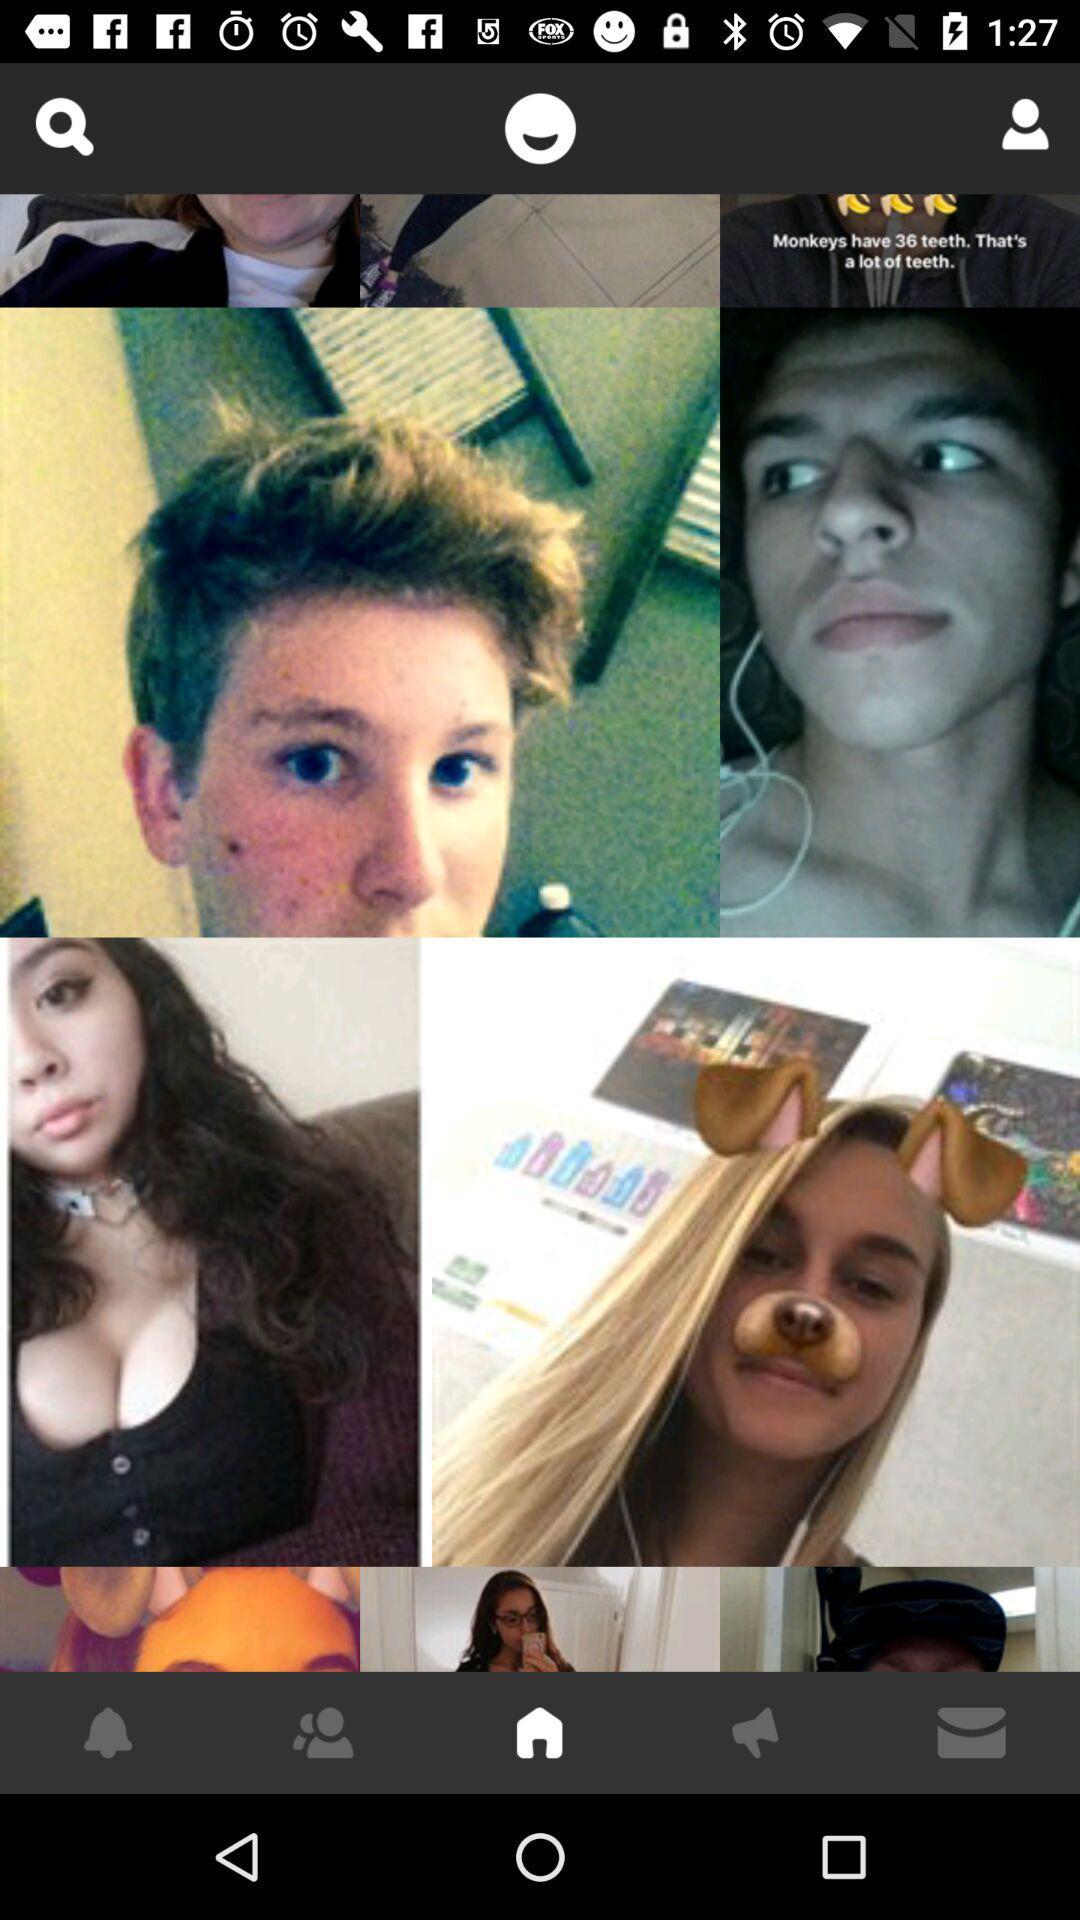  What do you see at coordinates (216, 1251) in the screenshot?
I see `icon on the left` at bounding box center [216, 1251].